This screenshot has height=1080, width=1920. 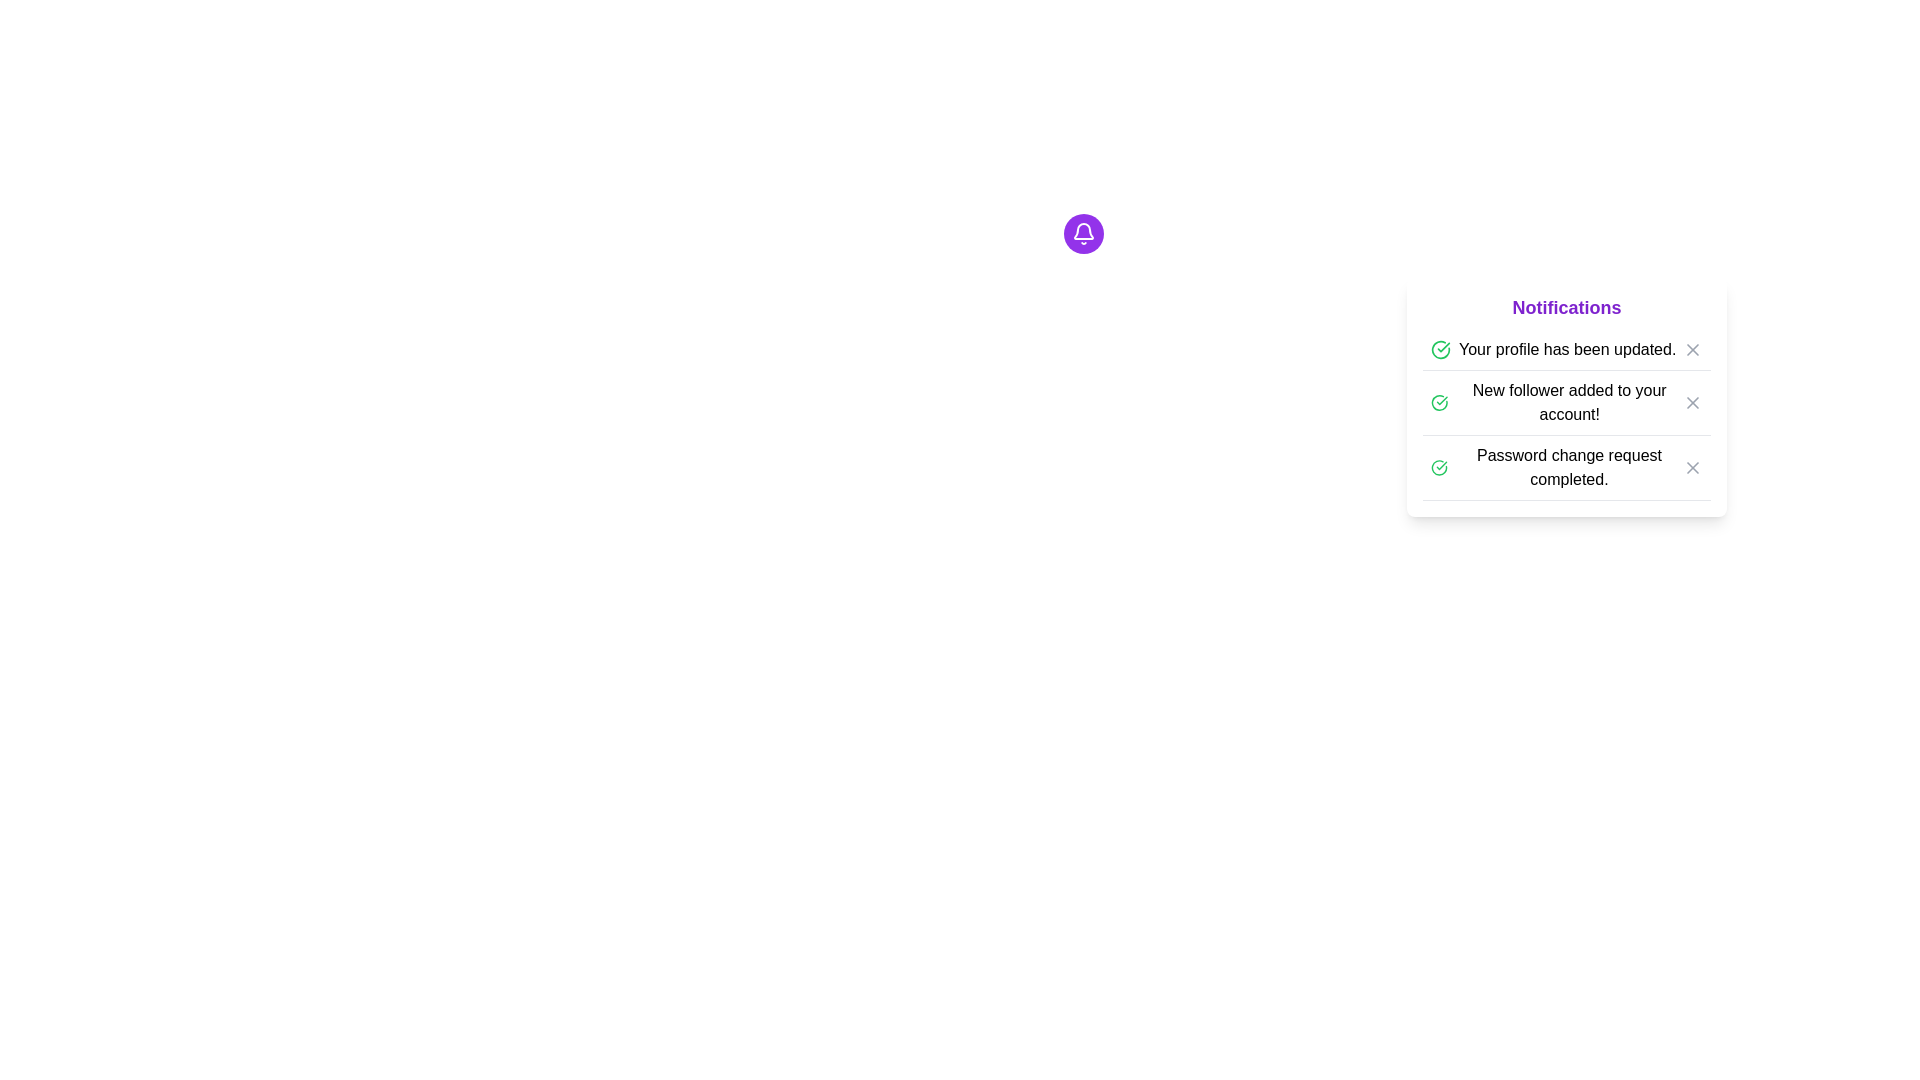 I want to click on the gray 'X' icon button located to the right of the notification text 'New follower added to your account!' to change its color, so click(x=1692, y=402).